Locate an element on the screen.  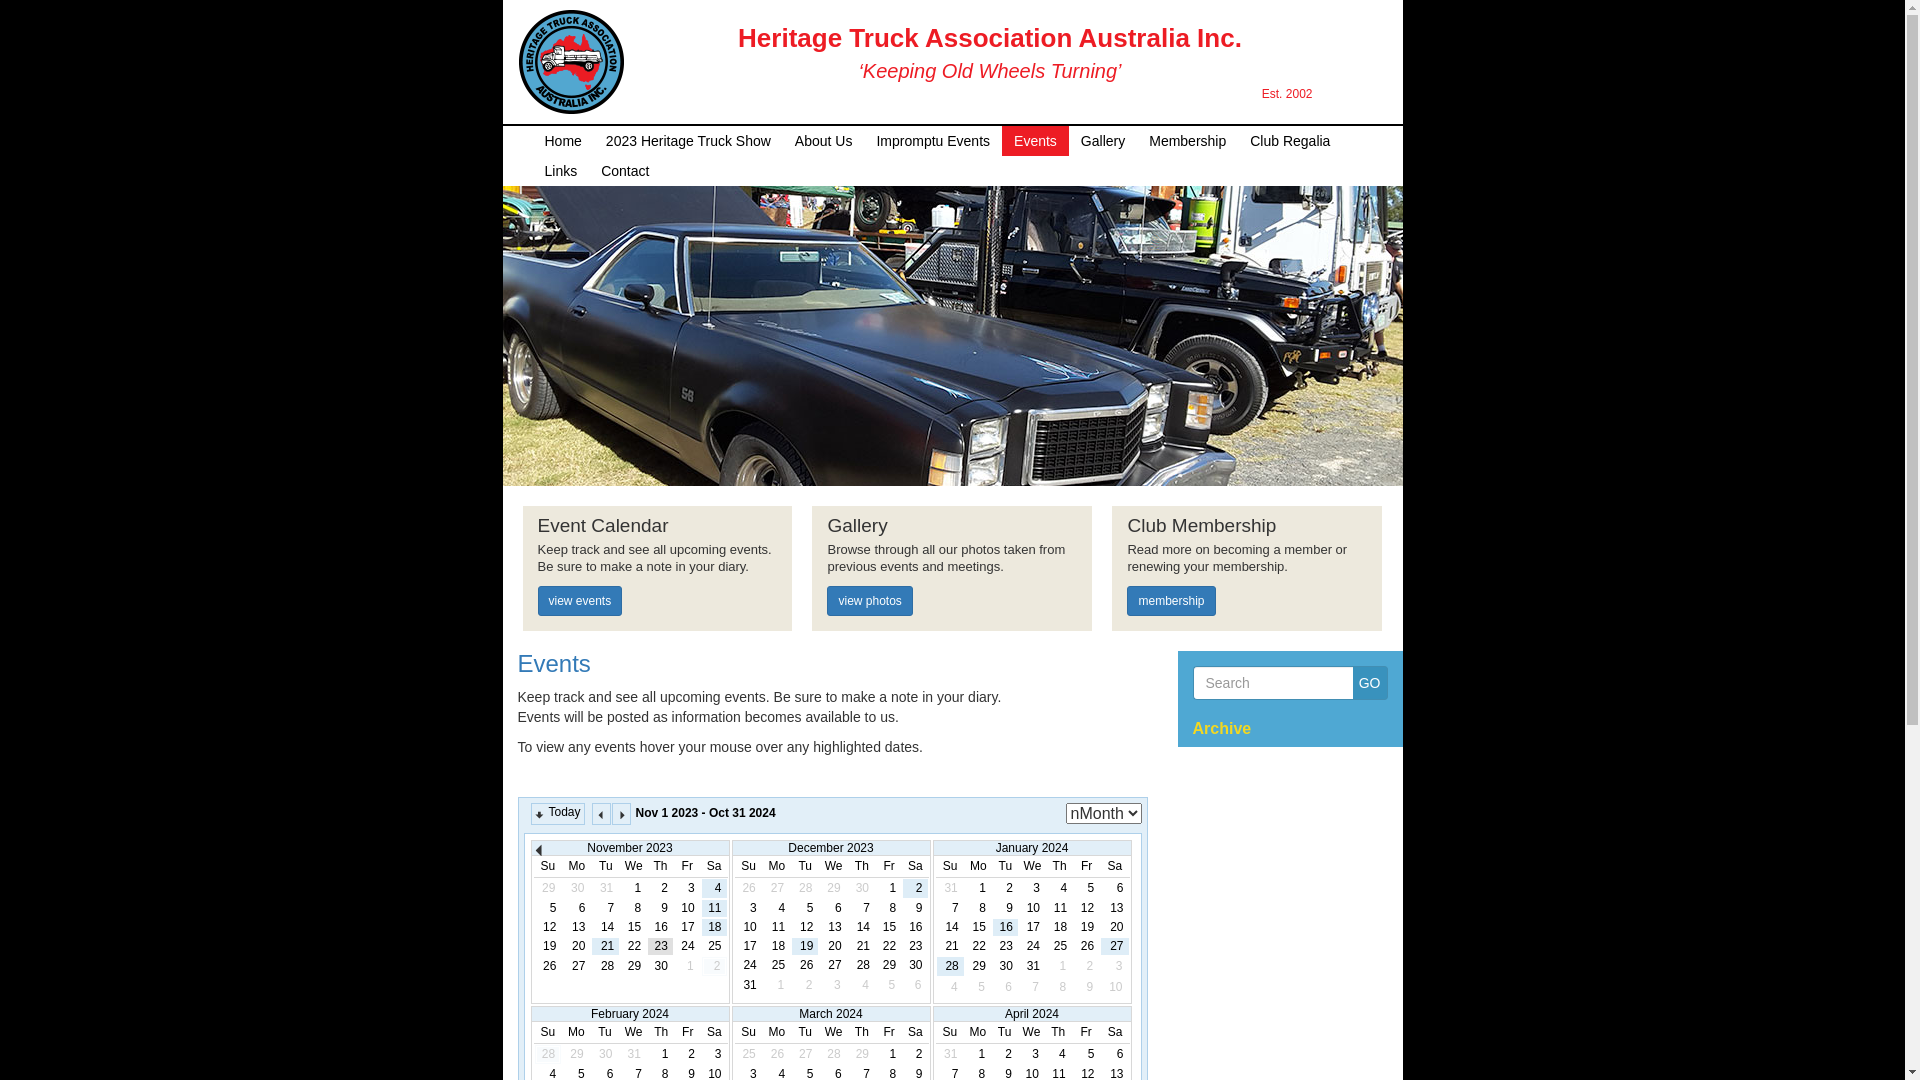
'7' is located at coordinates (862, 908).